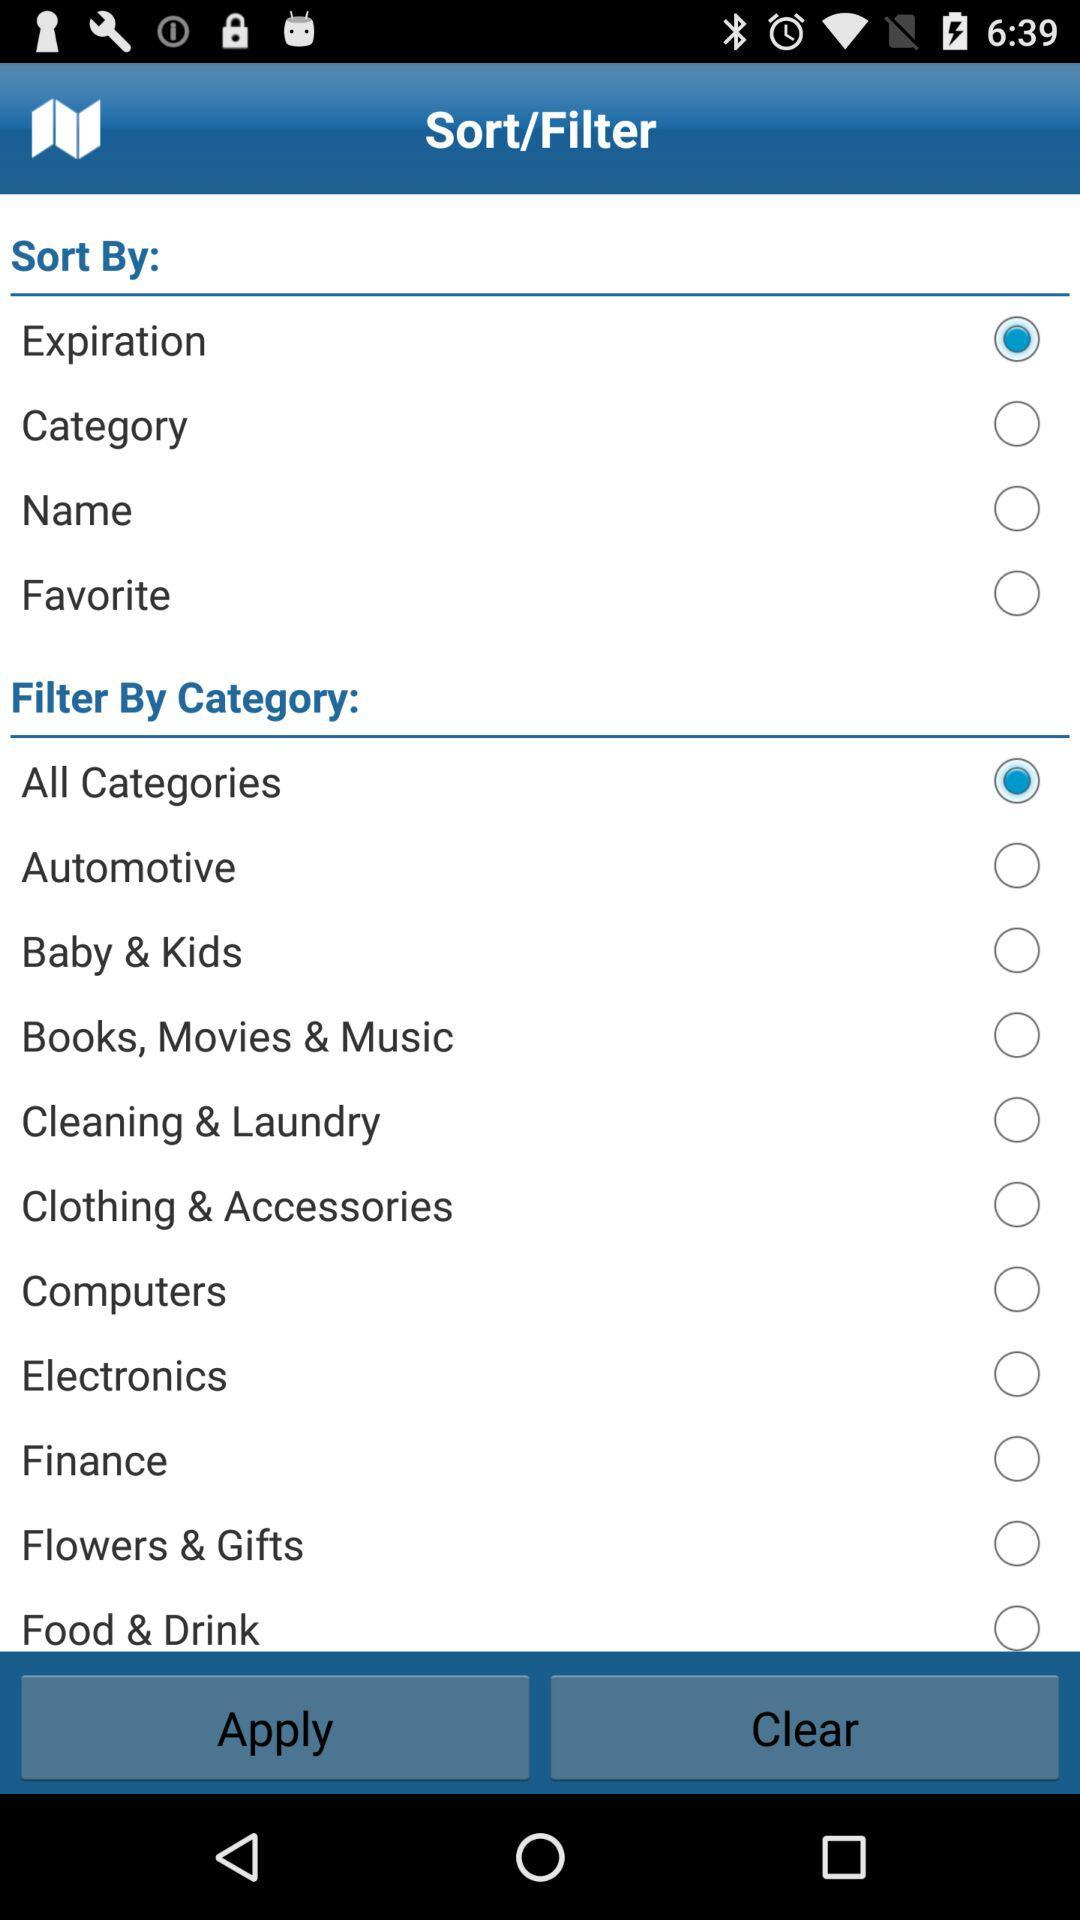 The width and height of the screenshot is (1080, 1920). I want to click on the app above the expiration, so click(540, 293).